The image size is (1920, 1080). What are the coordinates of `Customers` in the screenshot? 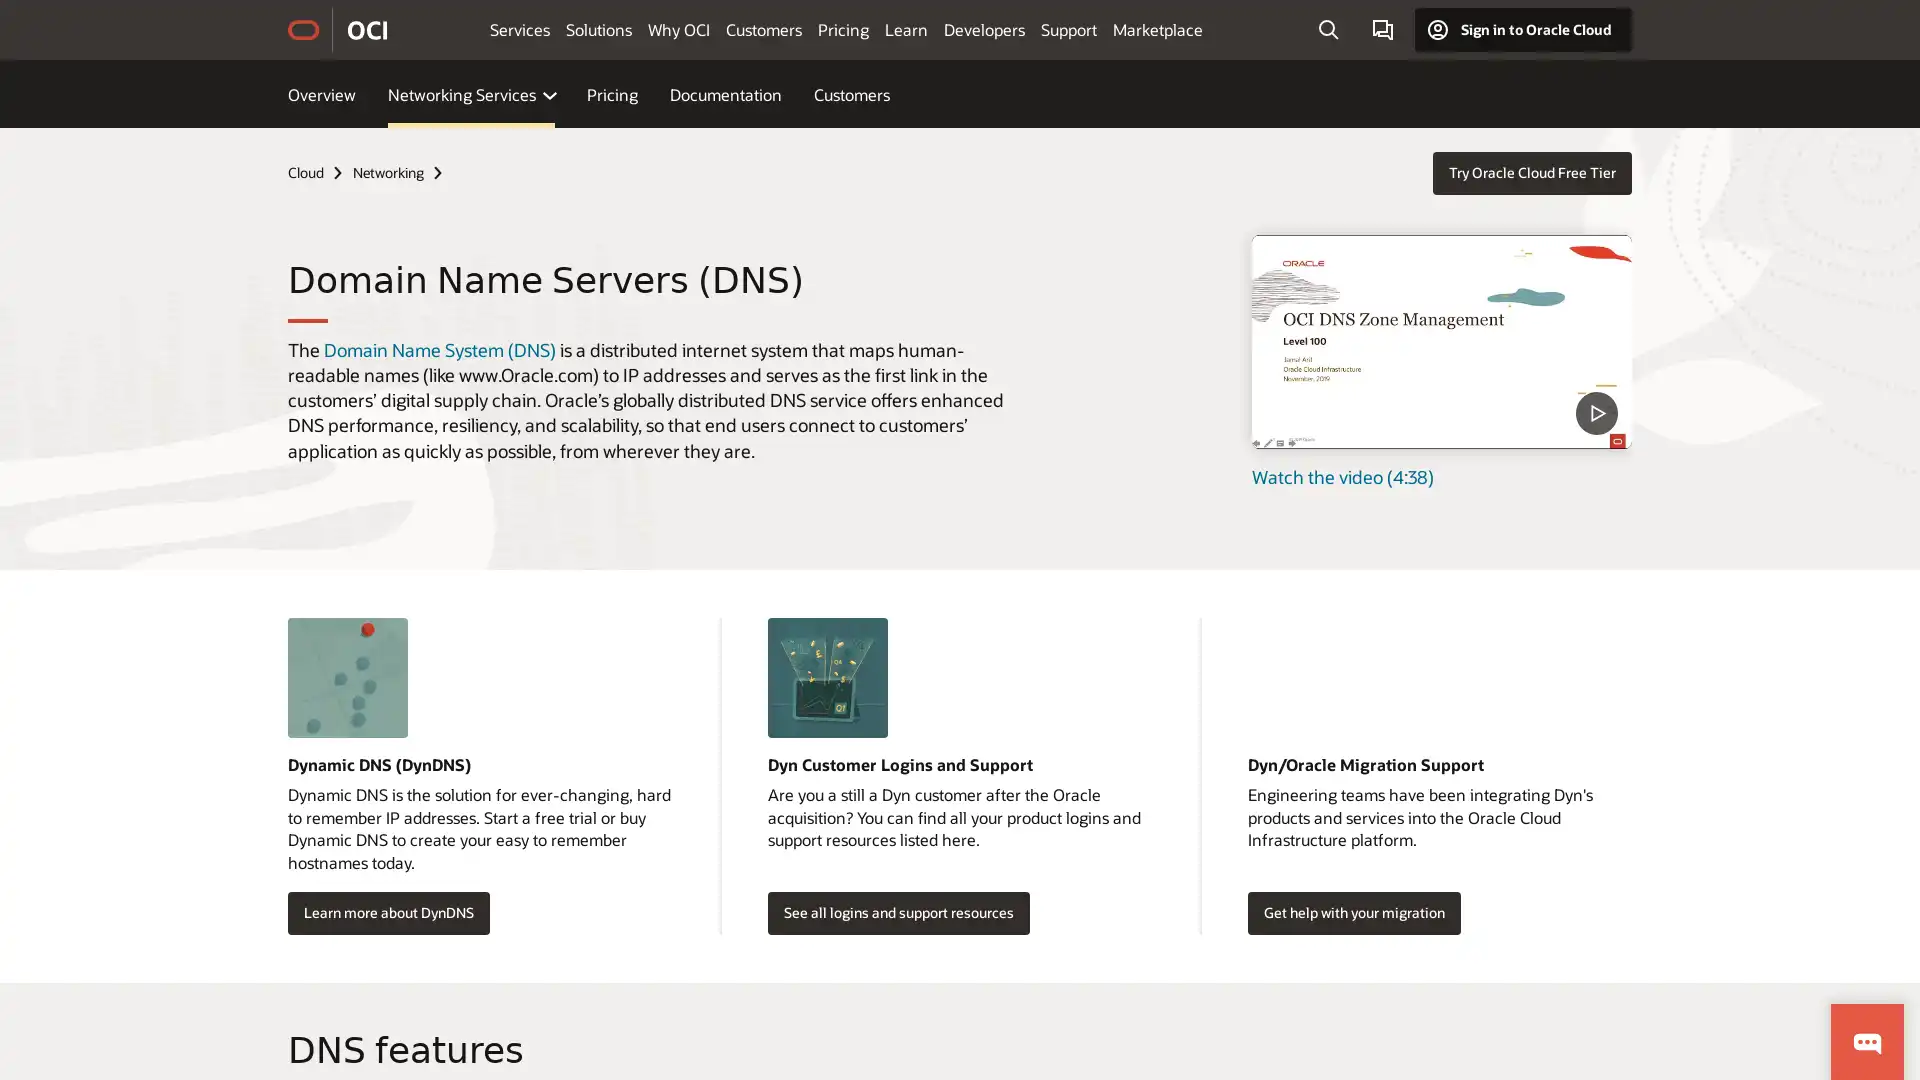 It's located at (762, 29).